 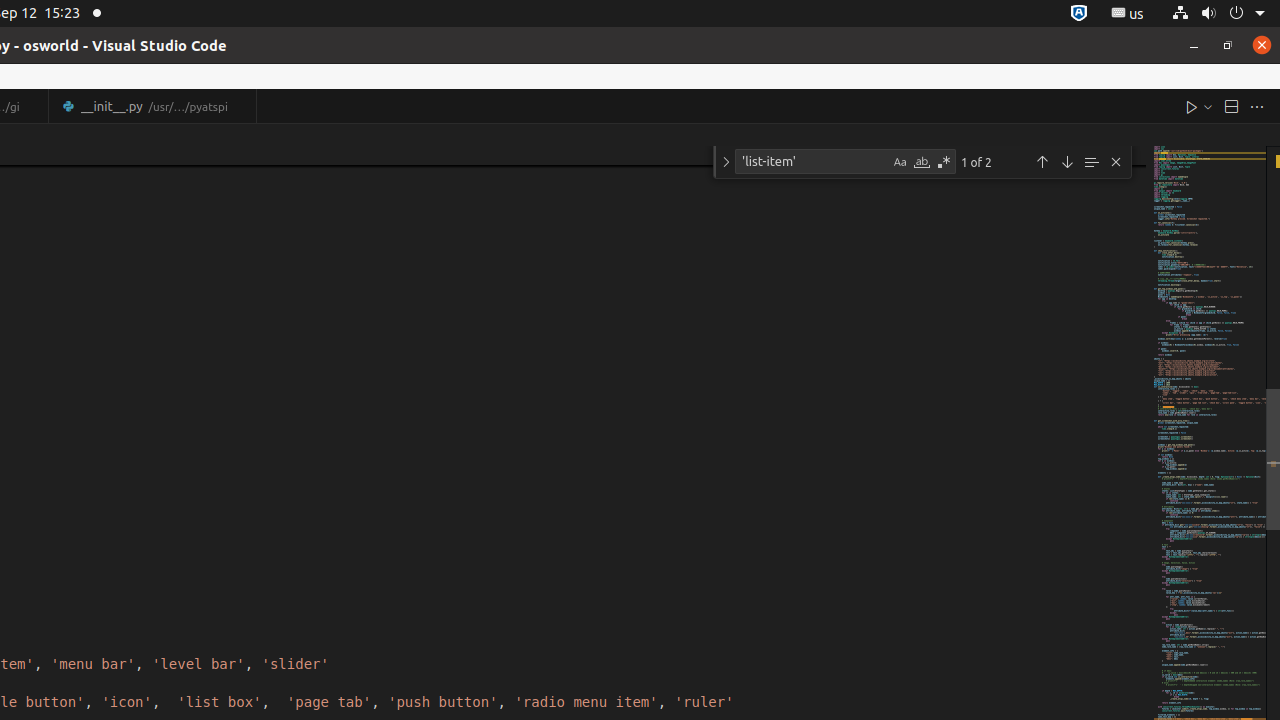 What do you see at coordinates (1255, 106) in the screenshot?
I see `'More Actions...'` at bounding box center [1255, 106].